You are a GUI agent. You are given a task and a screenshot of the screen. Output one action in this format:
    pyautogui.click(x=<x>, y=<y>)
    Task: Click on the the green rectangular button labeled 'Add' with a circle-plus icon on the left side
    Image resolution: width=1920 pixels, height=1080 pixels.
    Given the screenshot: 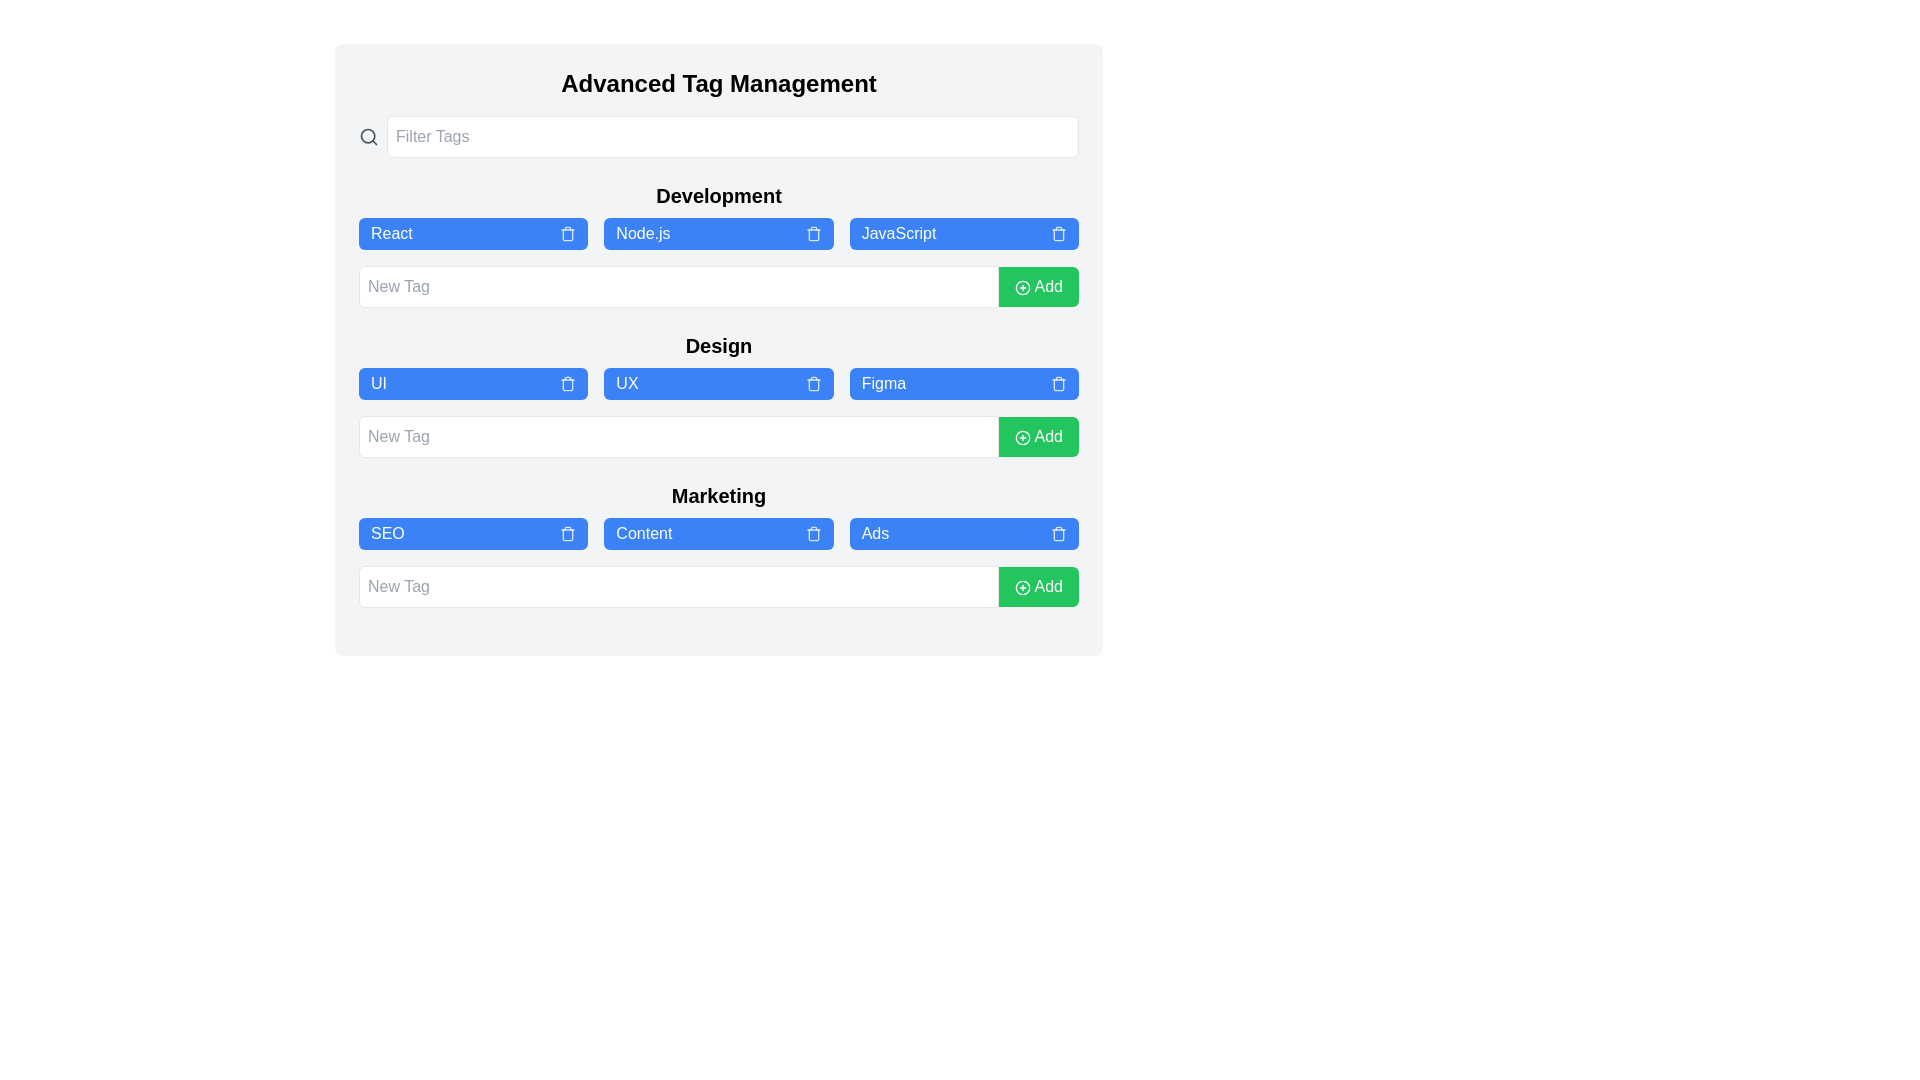 What is the action you would take?
    pyautogui.click(x=1038, y=286)
    